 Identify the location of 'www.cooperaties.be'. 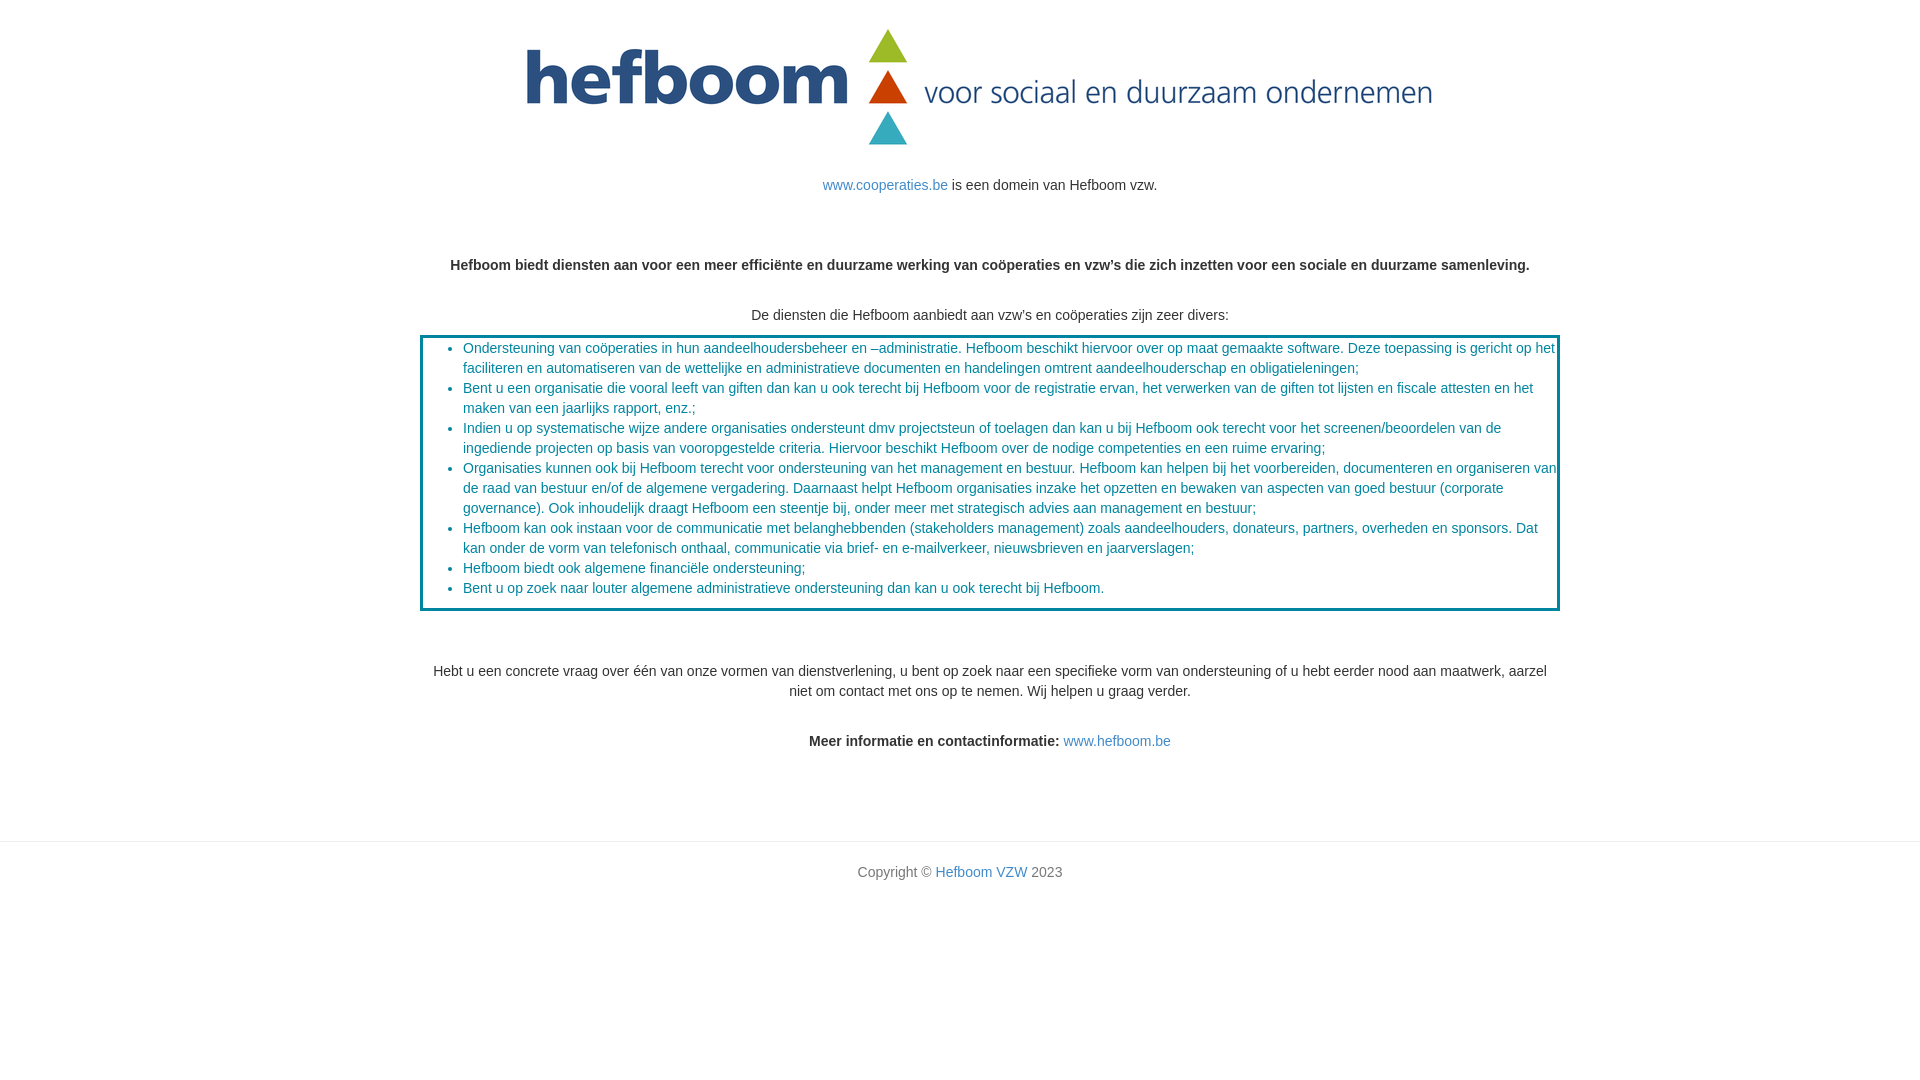
(886, 185).